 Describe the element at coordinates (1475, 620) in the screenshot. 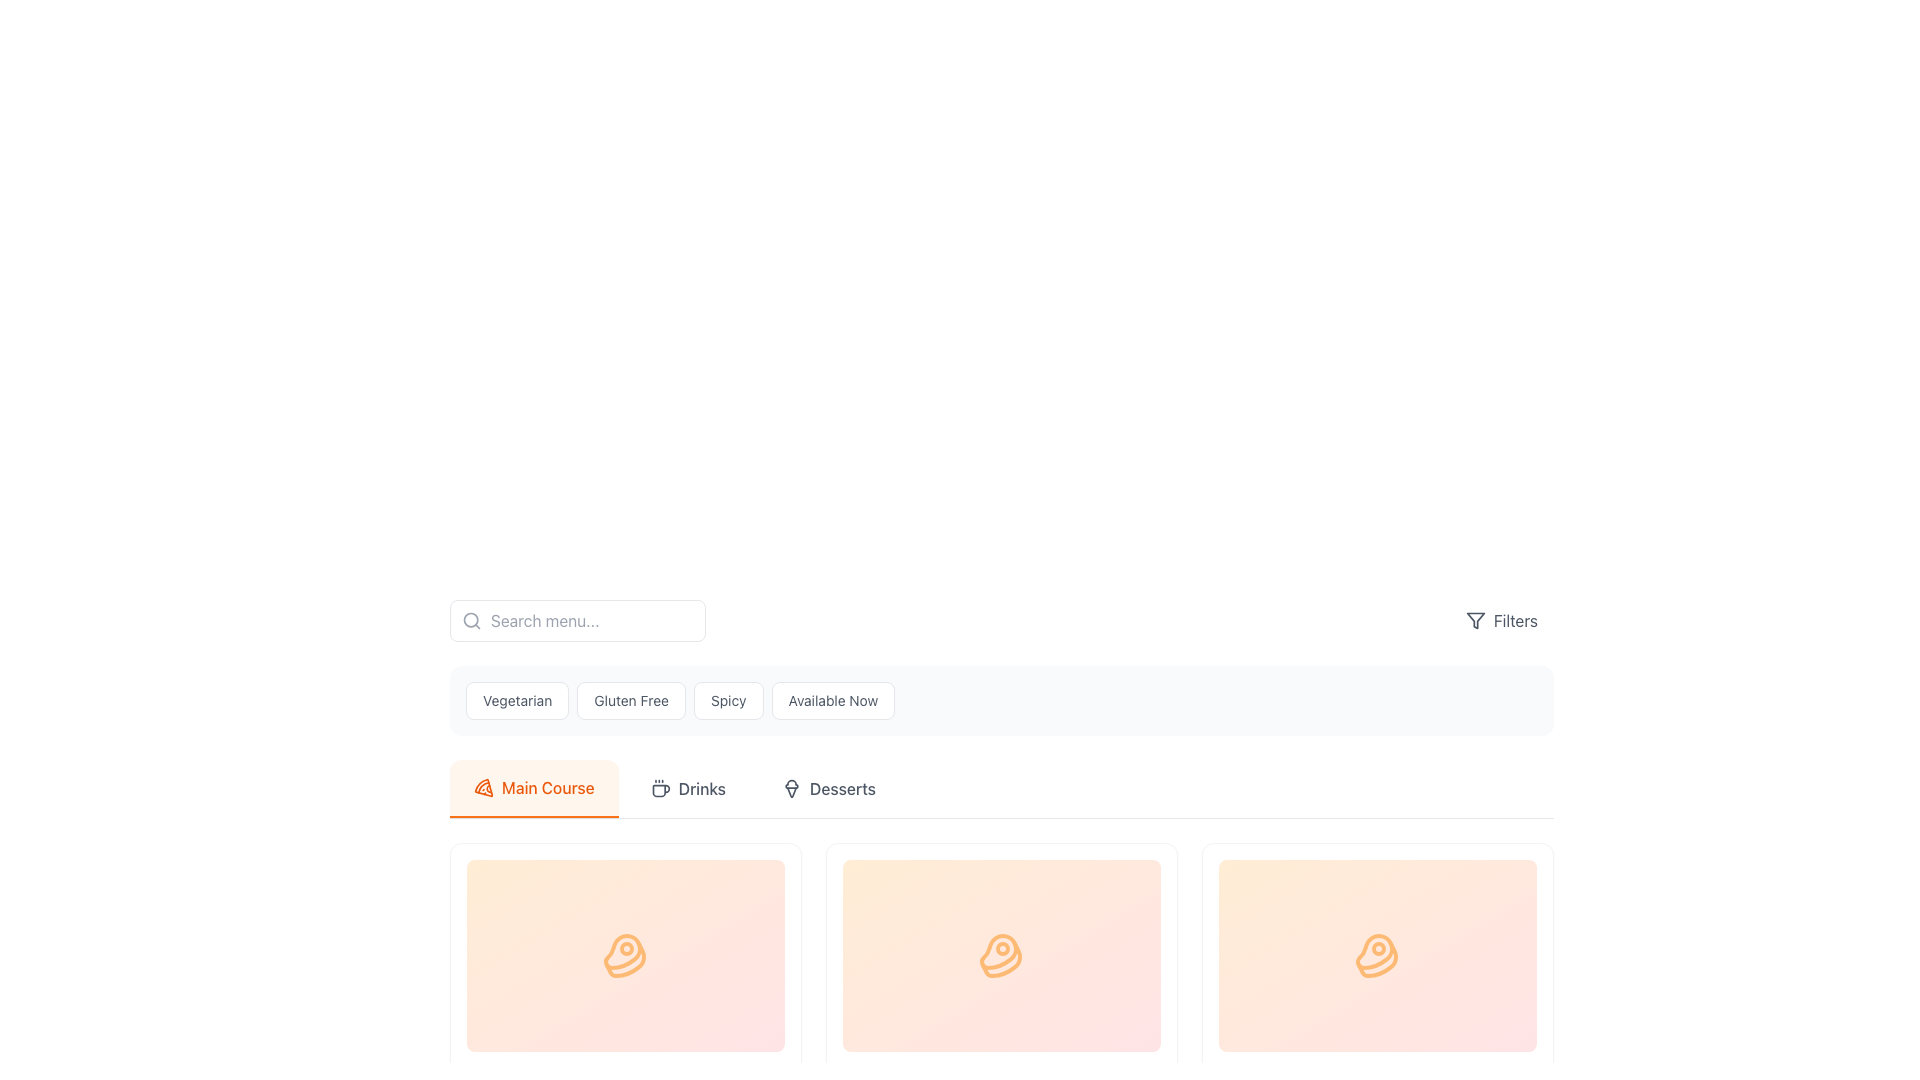

I see `the triangular-shaped filter icon located at the top-right corner of the interface` at that location.